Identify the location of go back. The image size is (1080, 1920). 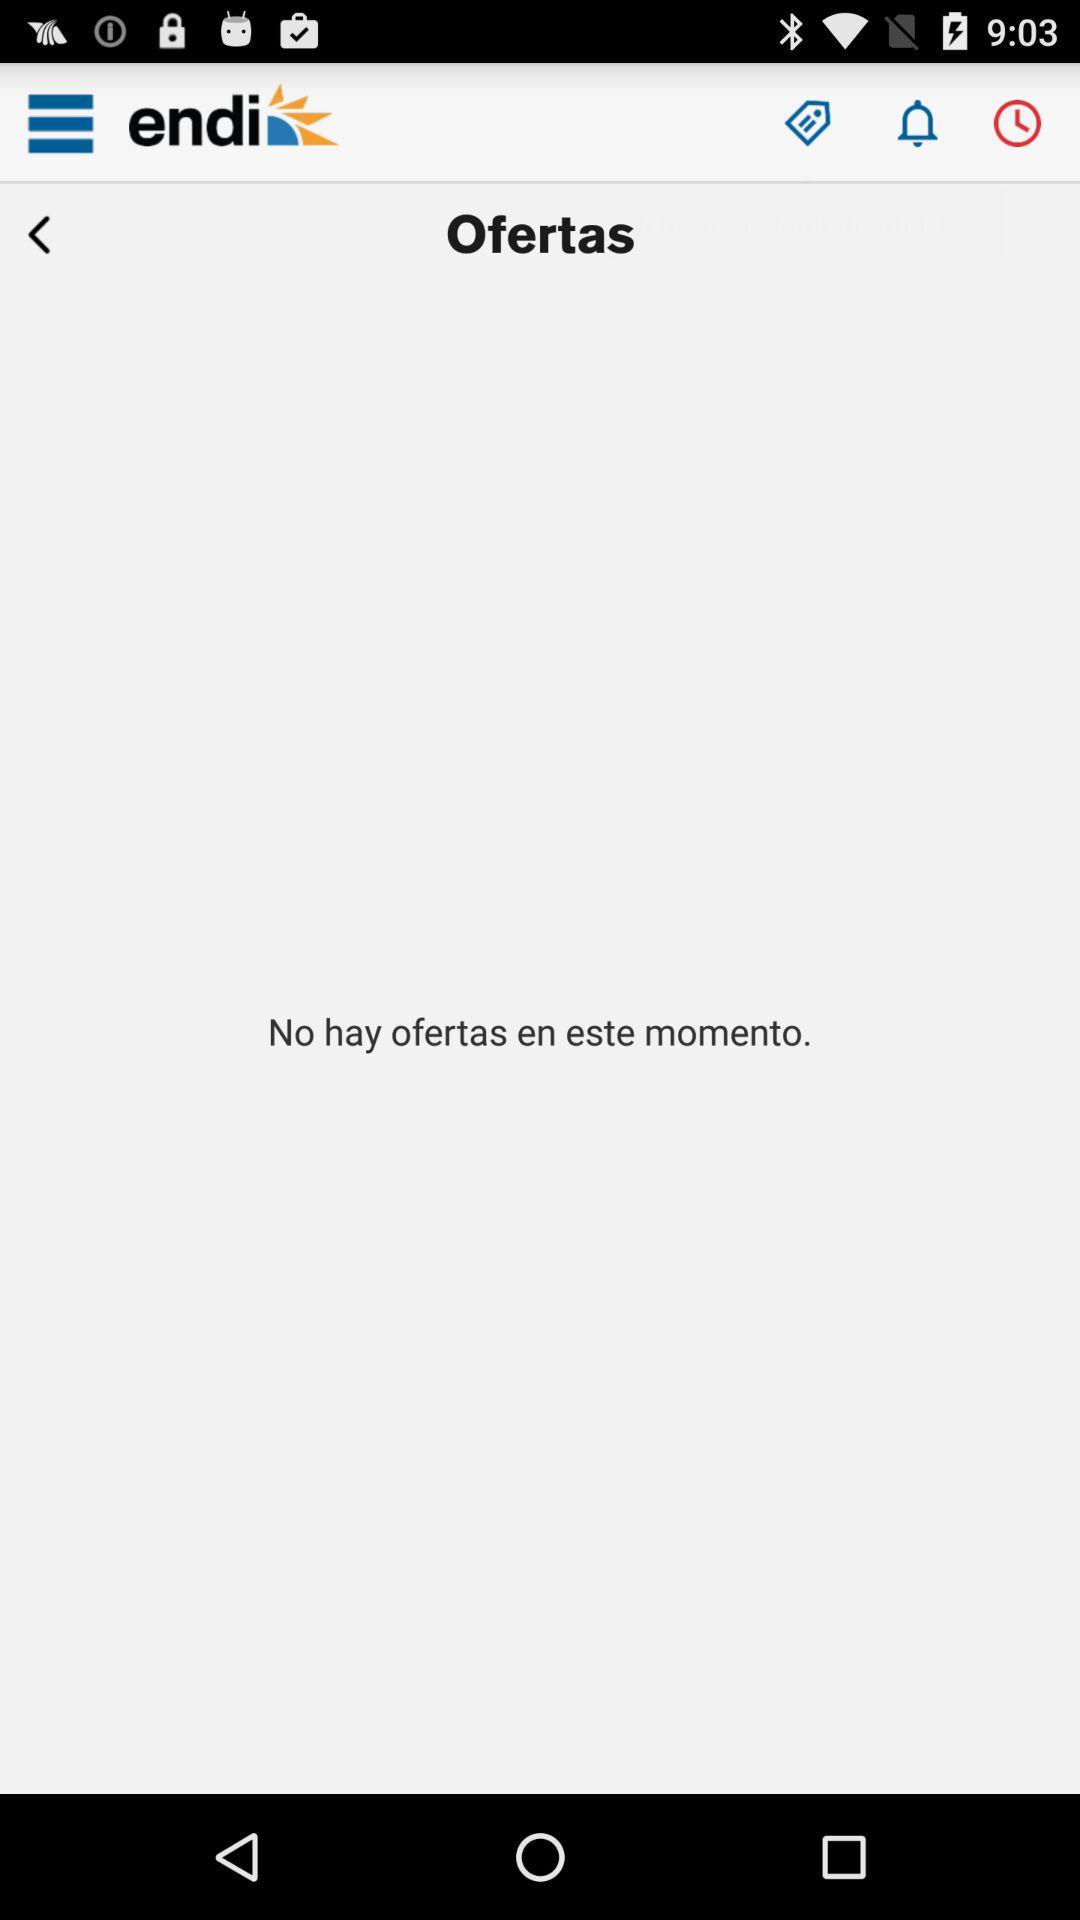
(39, 235).